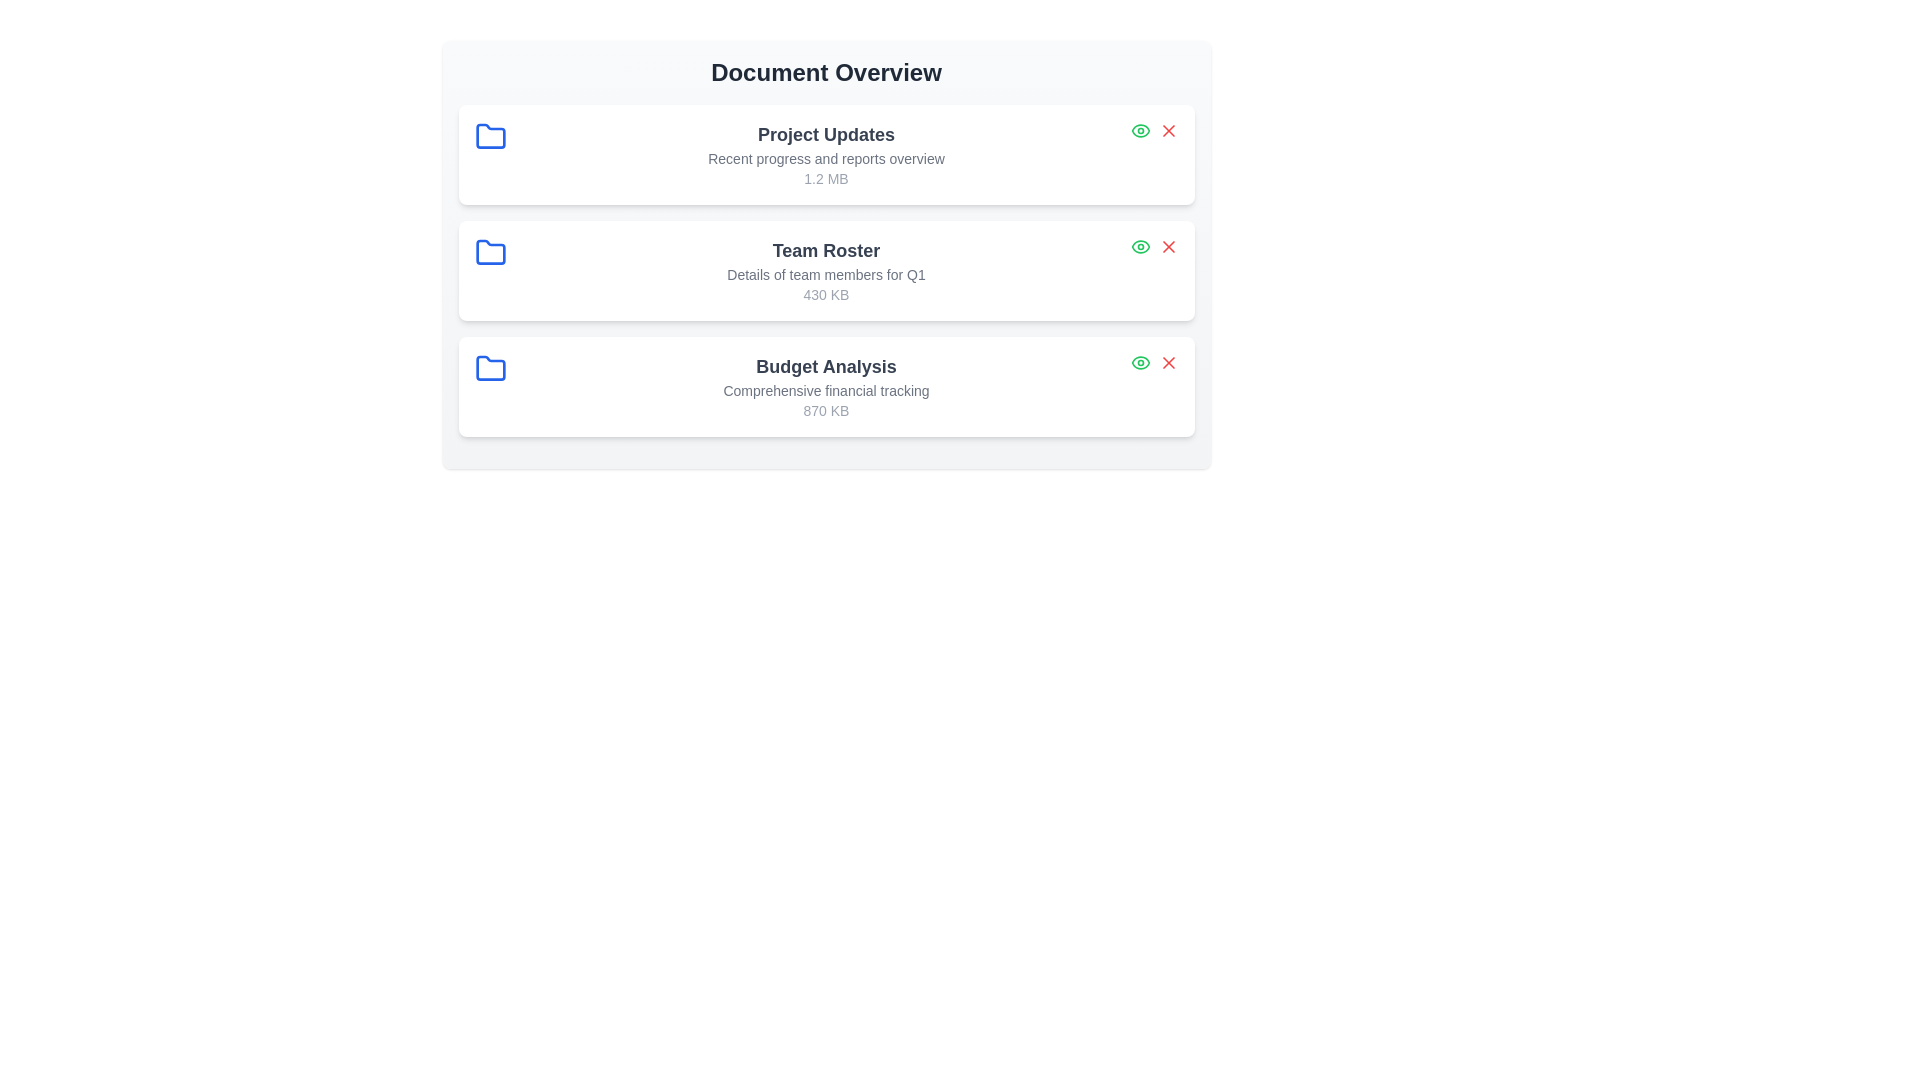 The width and height of the screenshot is (1920, 1080). What do you see at coordinates (1168, 362) in the screenshot?
I see `delete button for the document titled 'Budget Analysis'` at bounding box center [1168, 362].